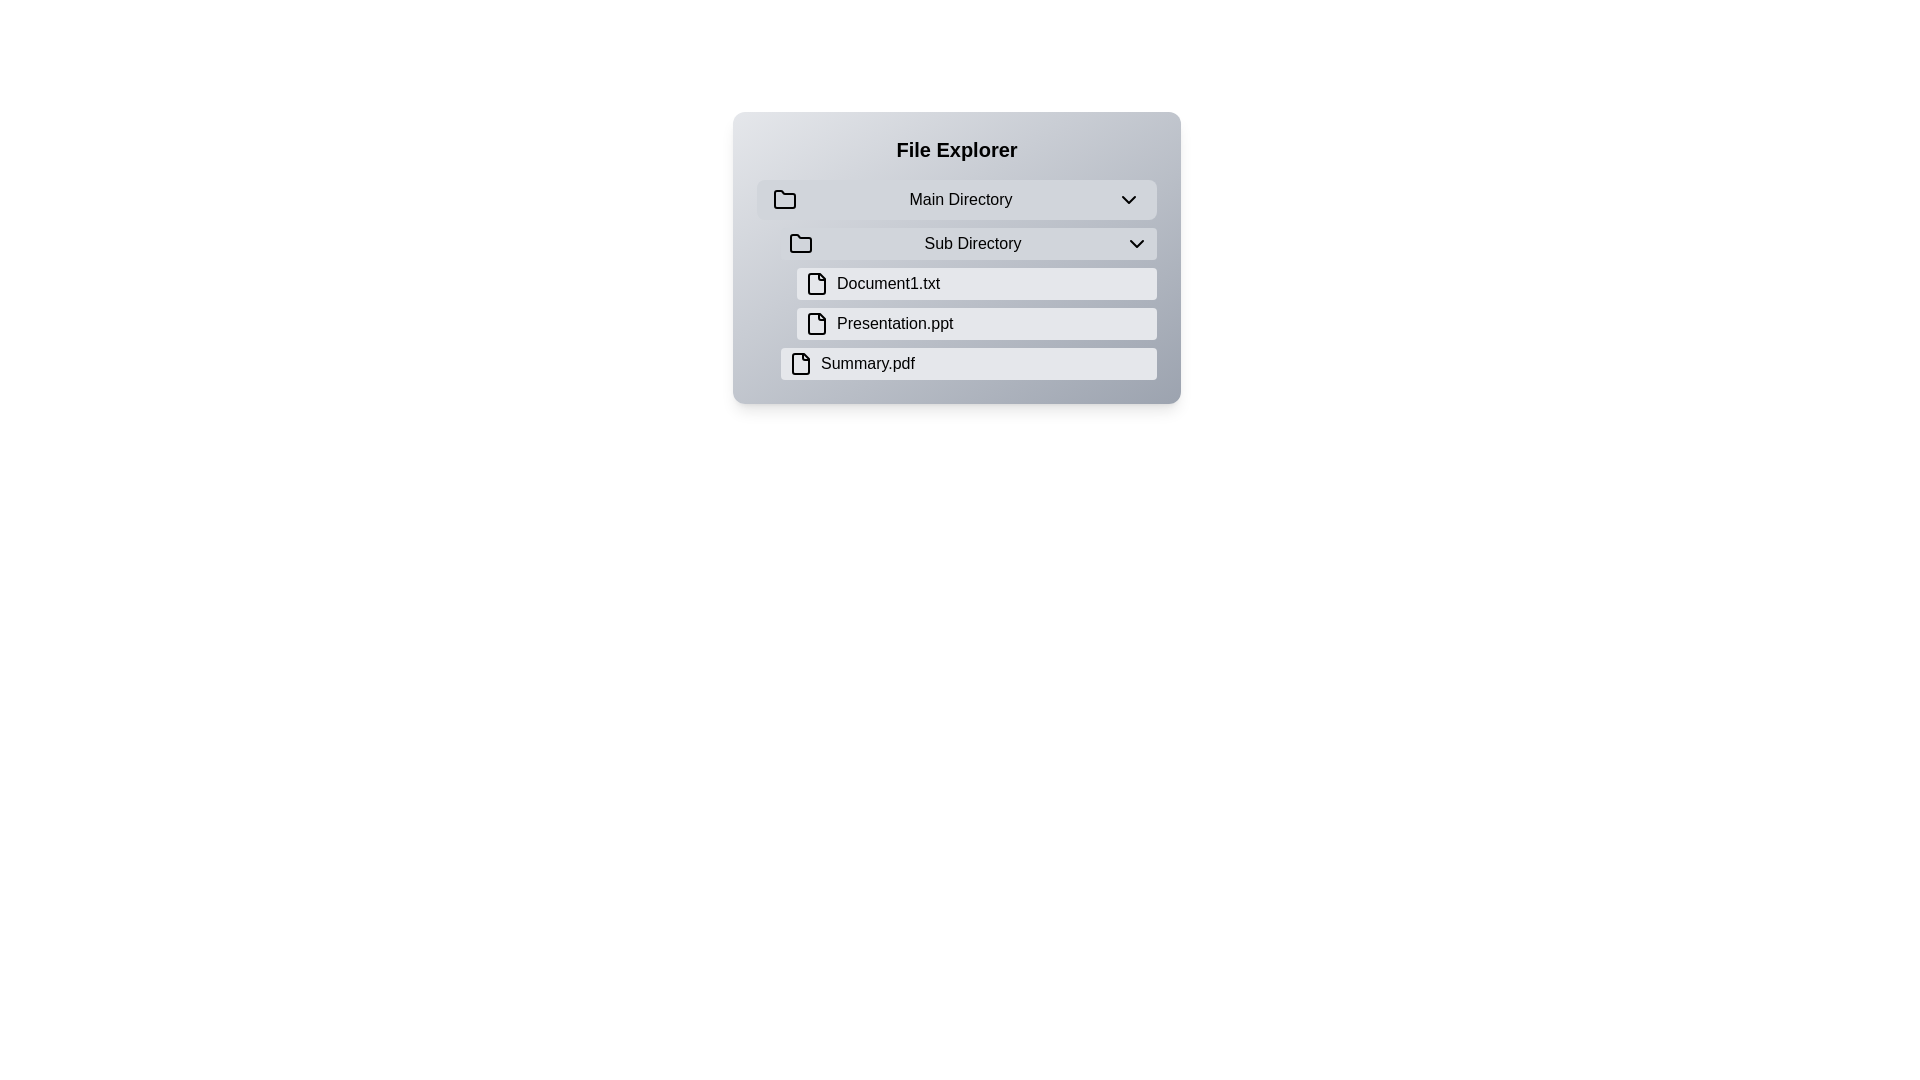  What do you see at coordinates (969, 242) in the screenshot?
I see `the directory button located beneath the 'Main Directory' label` at bounding box center [969, 242].